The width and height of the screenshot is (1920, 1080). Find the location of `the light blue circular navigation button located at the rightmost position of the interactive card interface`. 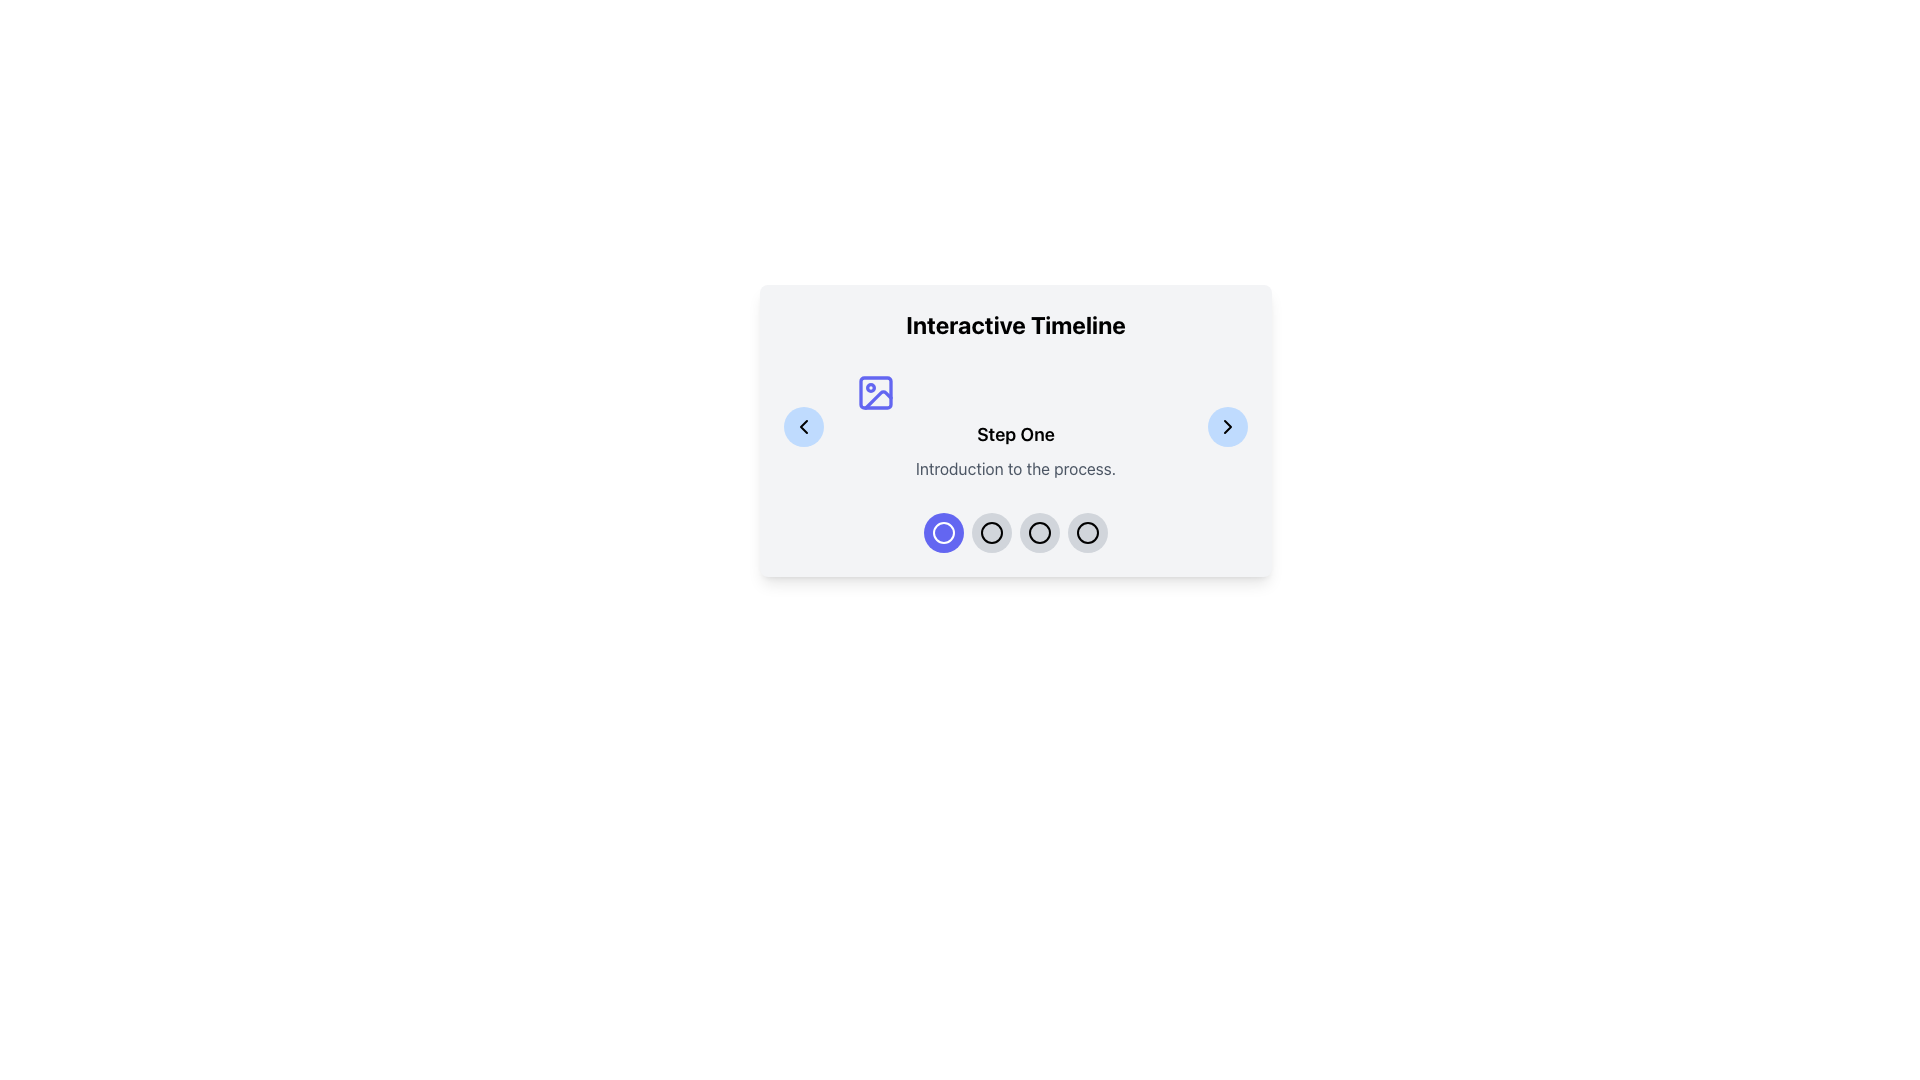

the light blue circular navigation button located at the rightmost position of the interactive card interface is located at coordinates (1227, 426).